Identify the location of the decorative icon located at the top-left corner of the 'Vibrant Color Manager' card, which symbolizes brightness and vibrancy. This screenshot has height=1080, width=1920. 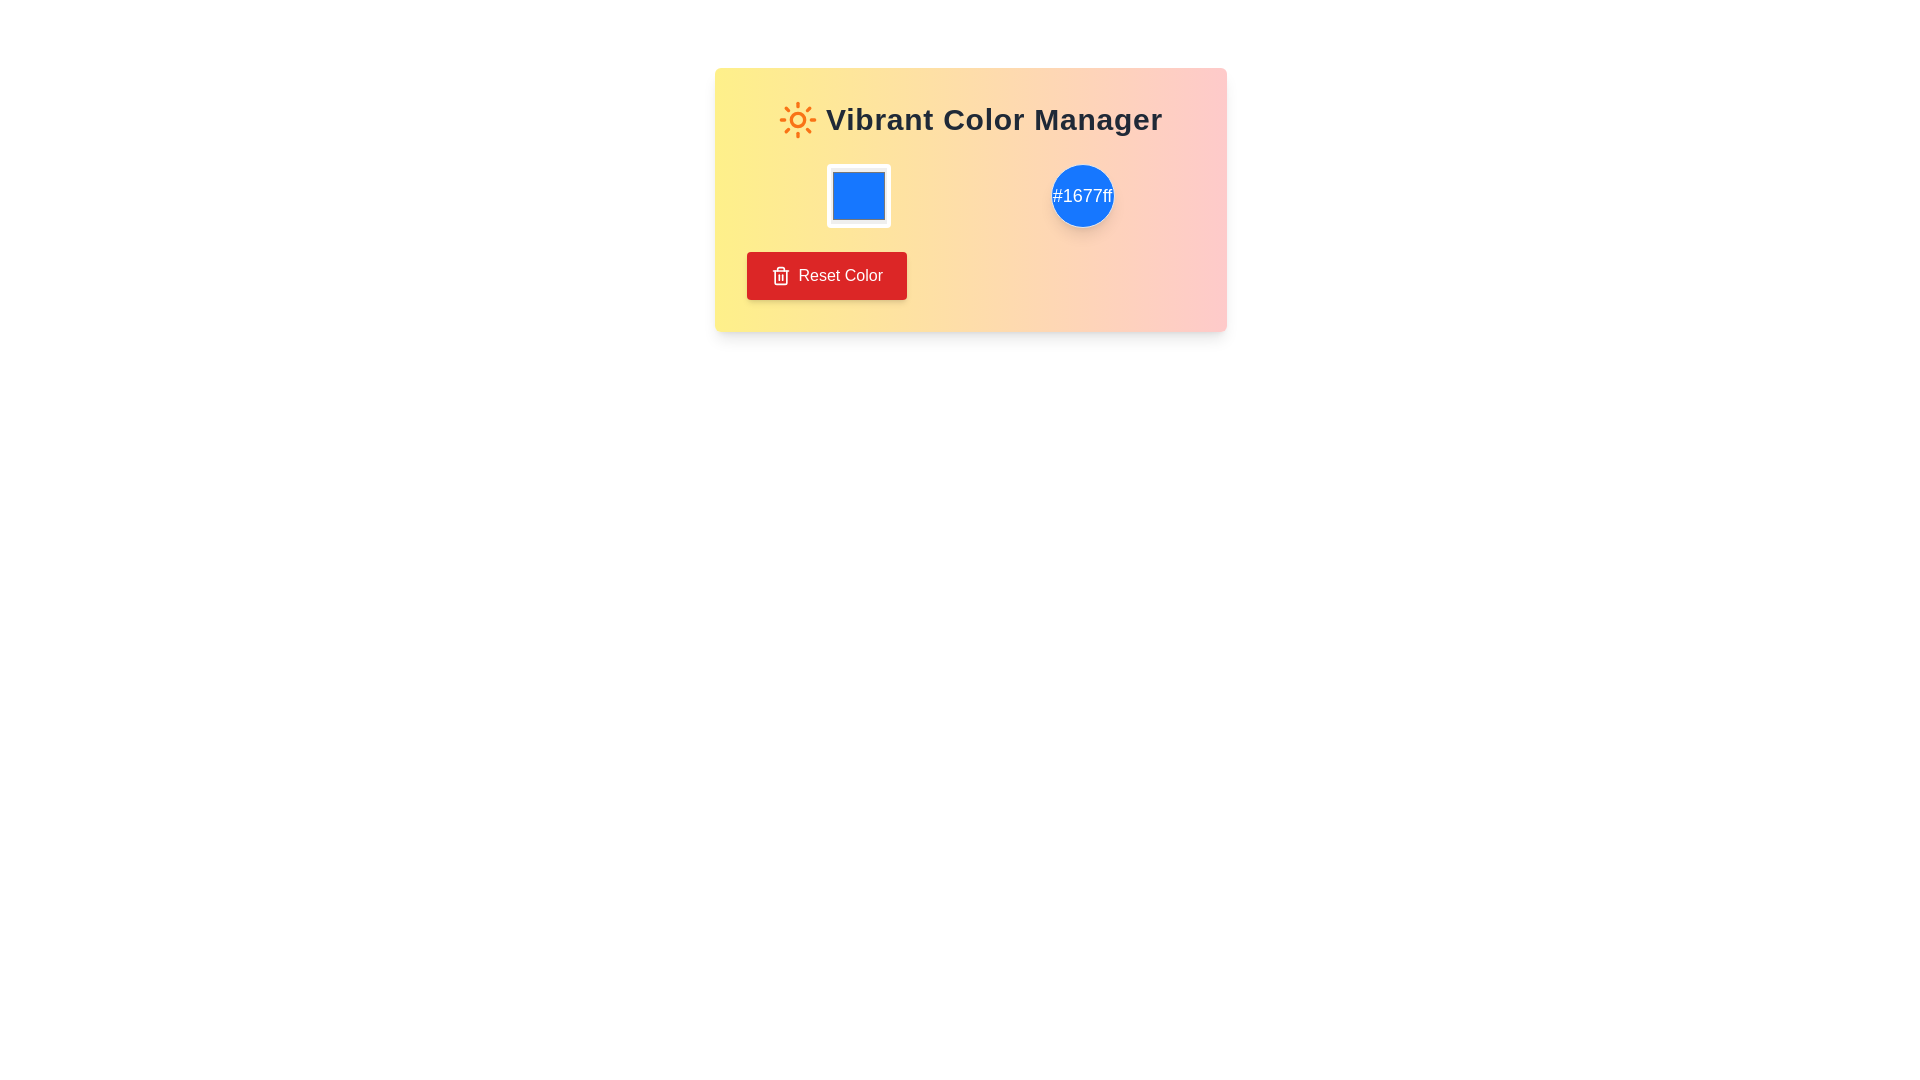
(796, 119).